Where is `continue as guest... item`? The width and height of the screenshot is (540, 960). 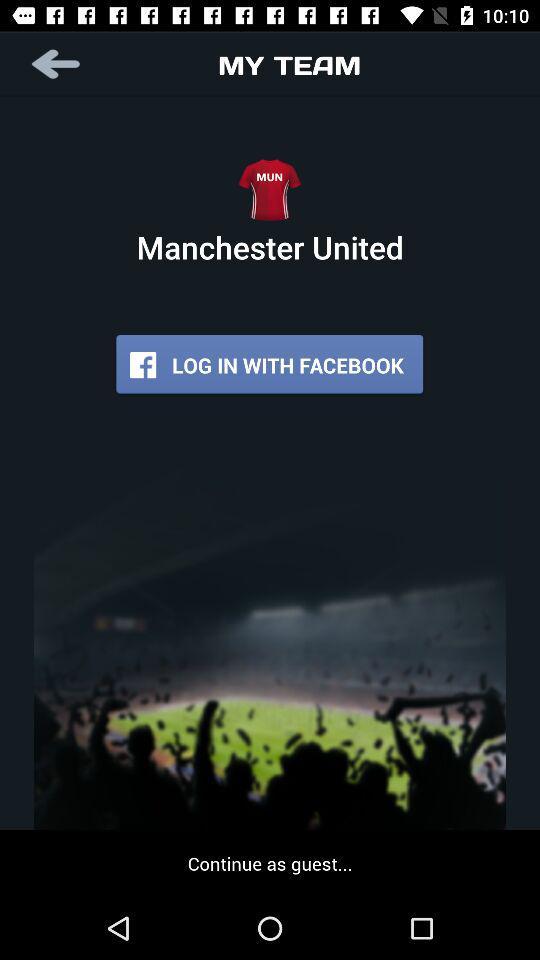
continue as guest... item is located at coordinates (270, 862).